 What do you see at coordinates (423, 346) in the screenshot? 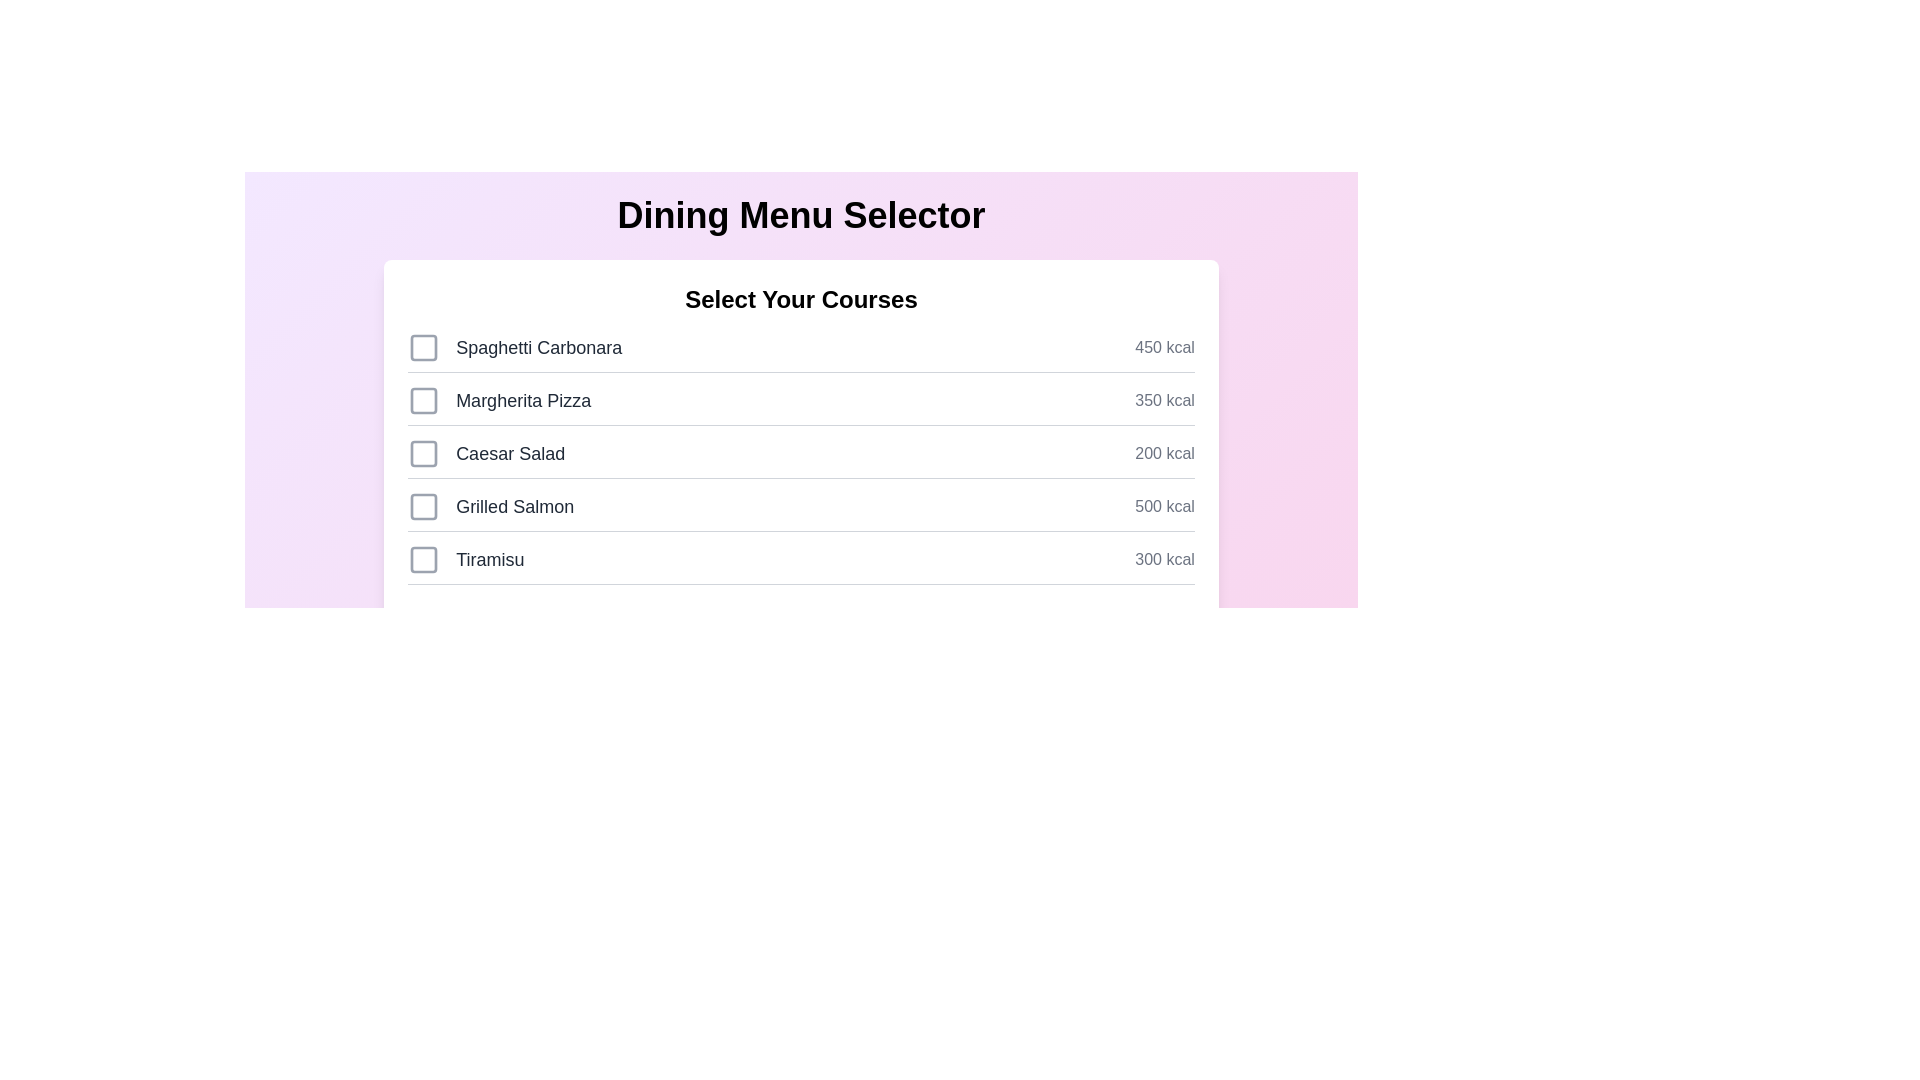
I see `the checkbox for the dish Spaghetti Carbonara` at bounding box center [423, 346].